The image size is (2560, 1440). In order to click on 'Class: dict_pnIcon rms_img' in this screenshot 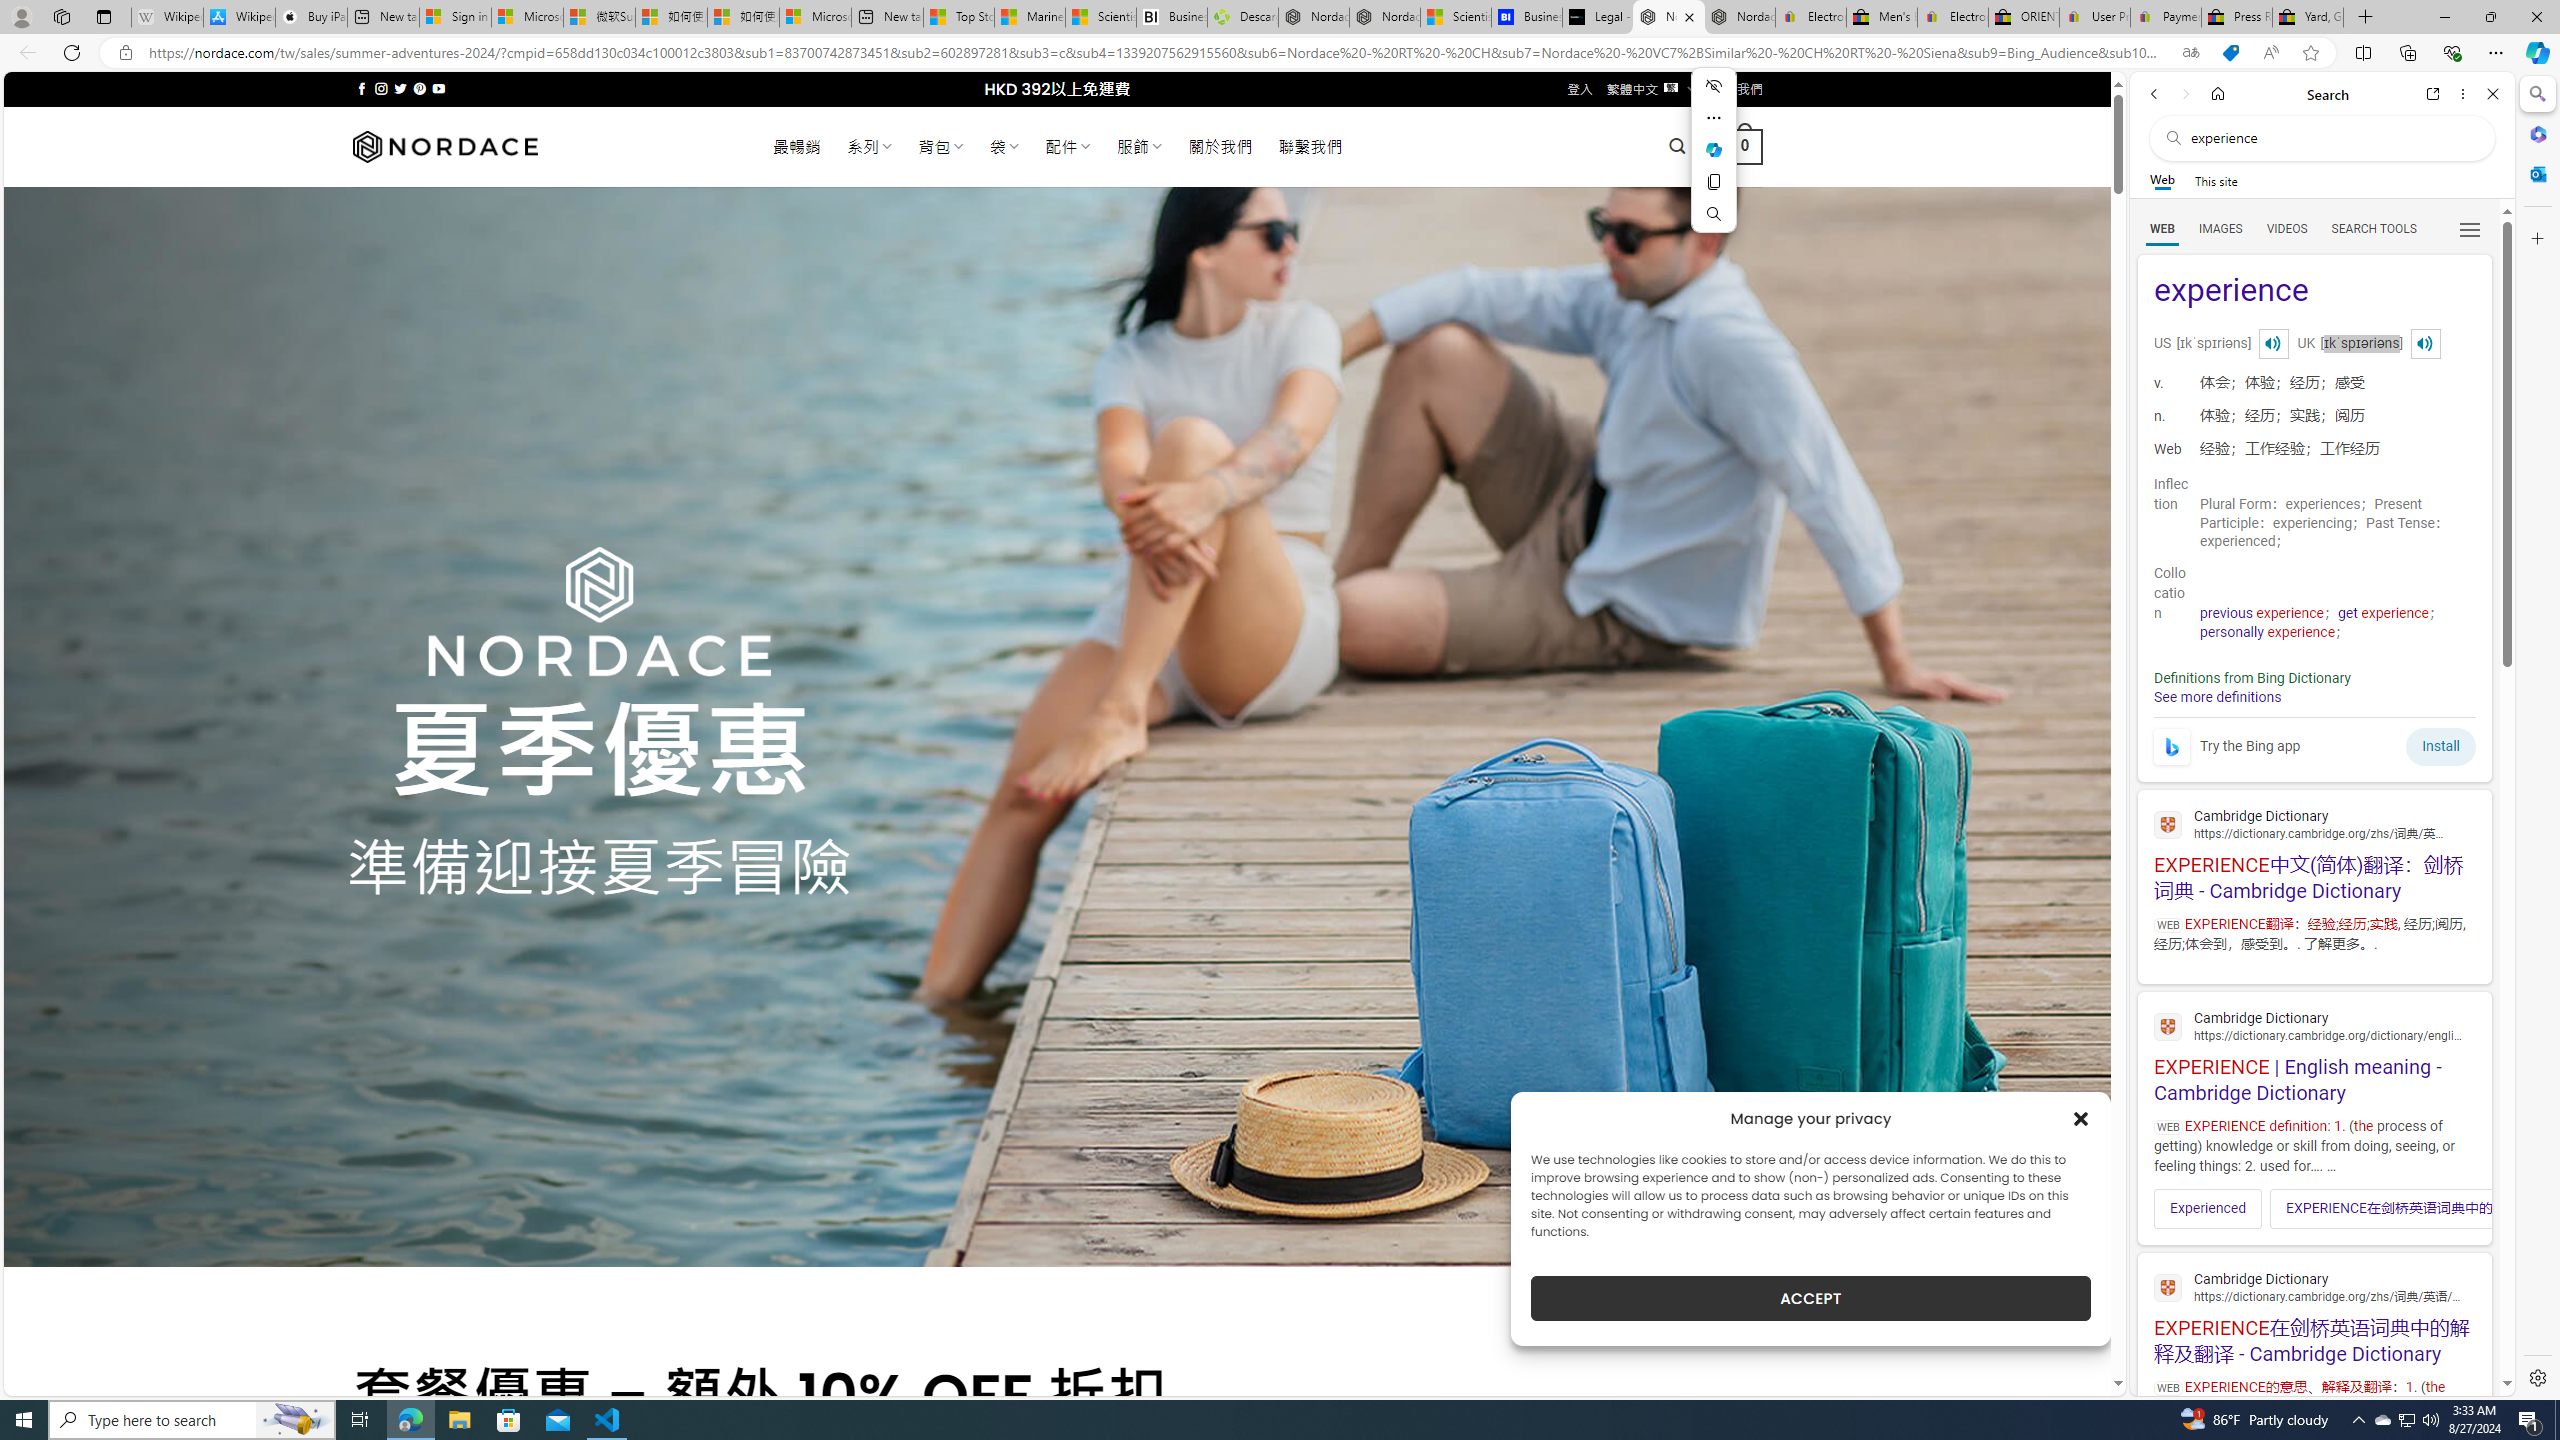, I will do `click(2425, 342)`.